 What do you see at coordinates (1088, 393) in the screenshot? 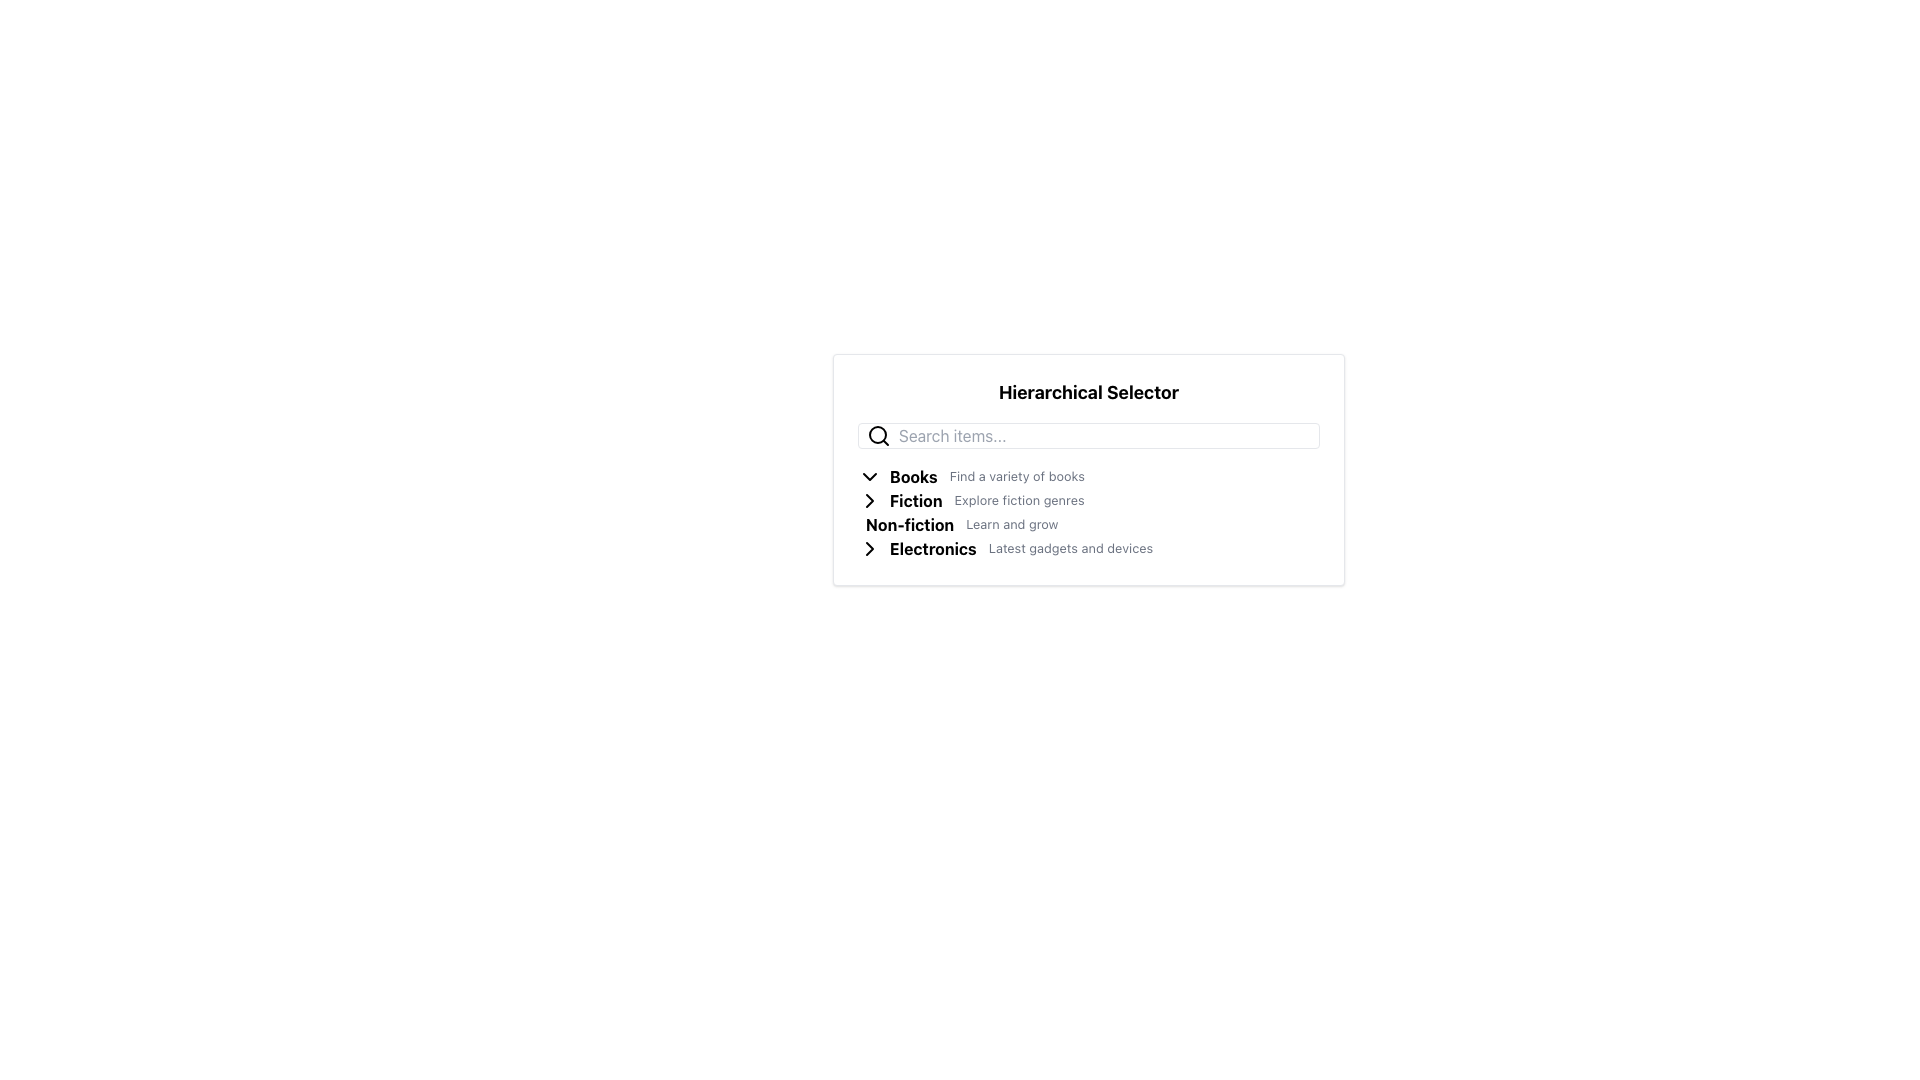
I see `the title text element that serves as a heading for the section, which is located above the search bar and other items like 'Books' and 'Fiction'` at bounding box center [1088, 393].